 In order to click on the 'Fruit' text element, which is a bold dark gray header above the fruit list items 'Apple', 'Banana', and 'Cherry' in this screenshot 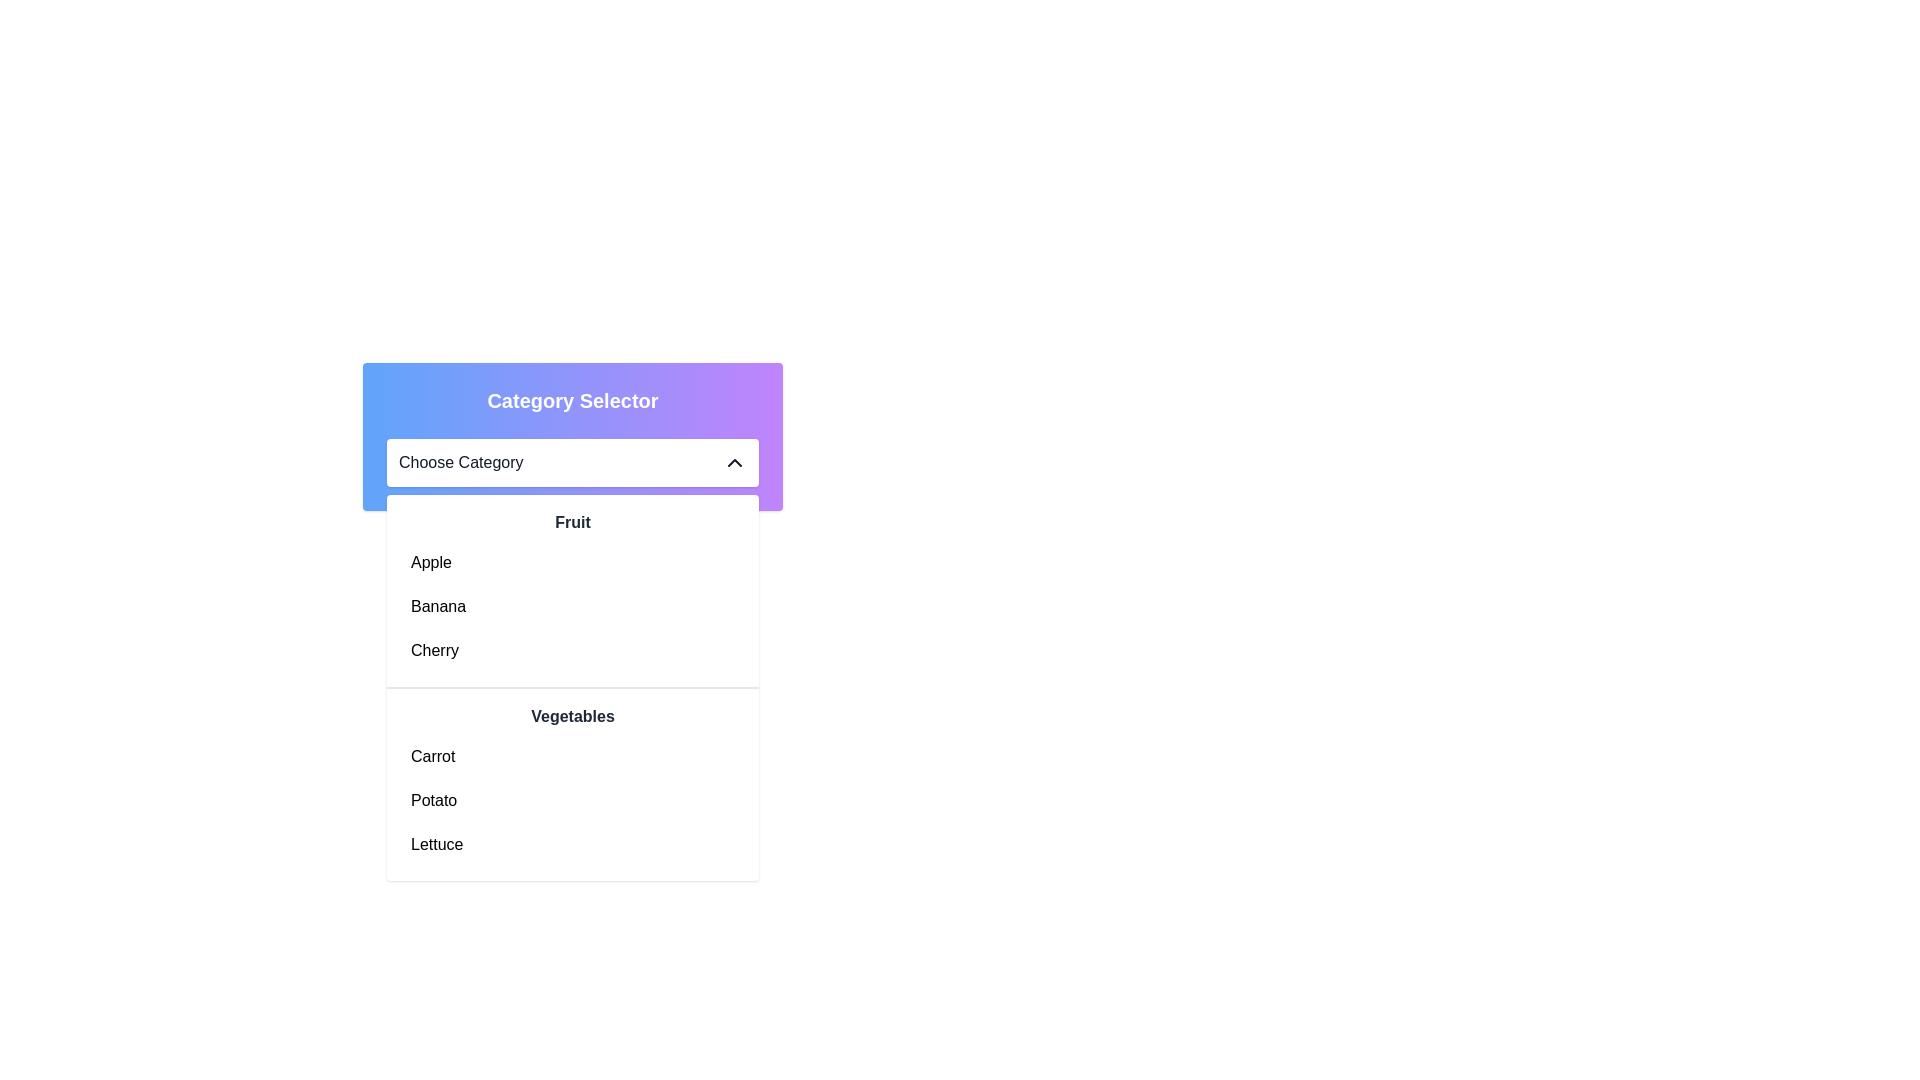, I will do `click(571, 522)`.